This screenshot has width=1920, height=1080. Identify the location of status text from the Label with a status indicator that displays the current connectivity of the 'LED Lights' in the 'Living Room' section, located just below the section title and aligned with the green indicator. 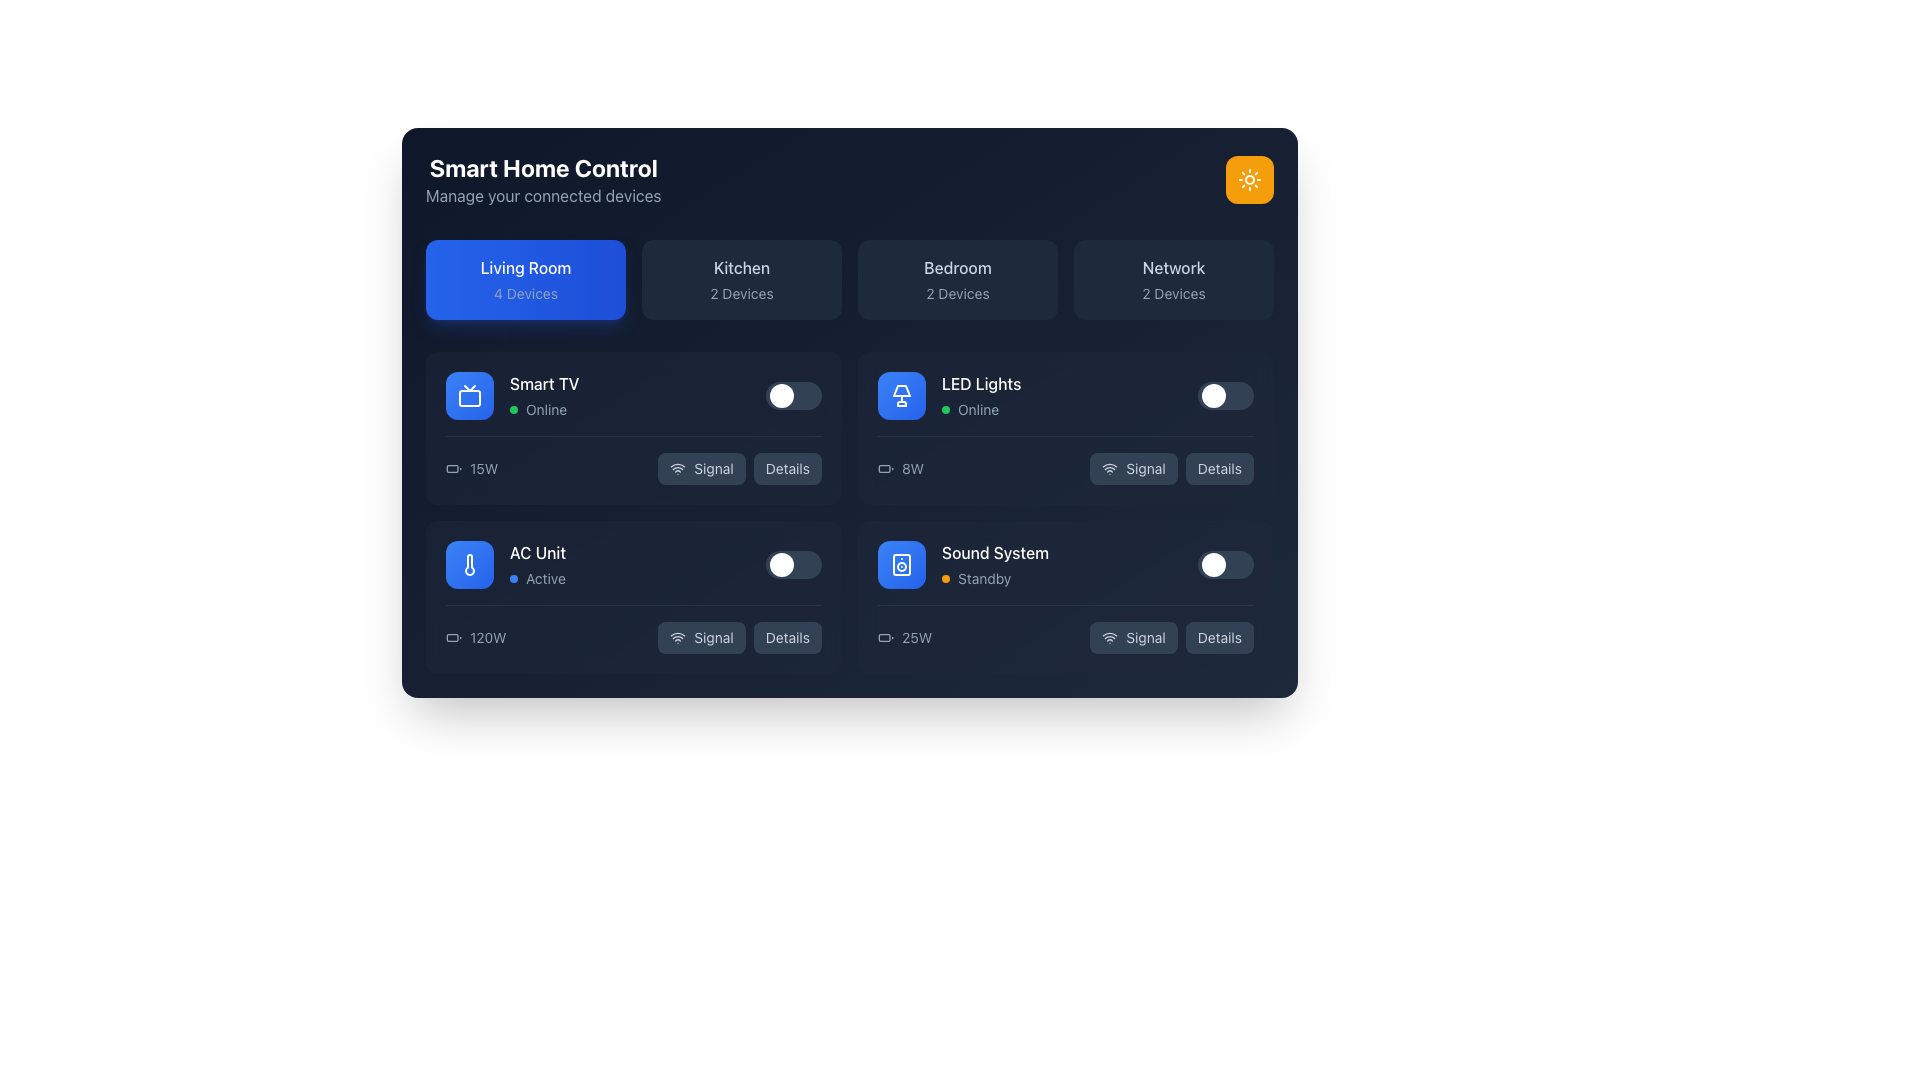
(981, 408).